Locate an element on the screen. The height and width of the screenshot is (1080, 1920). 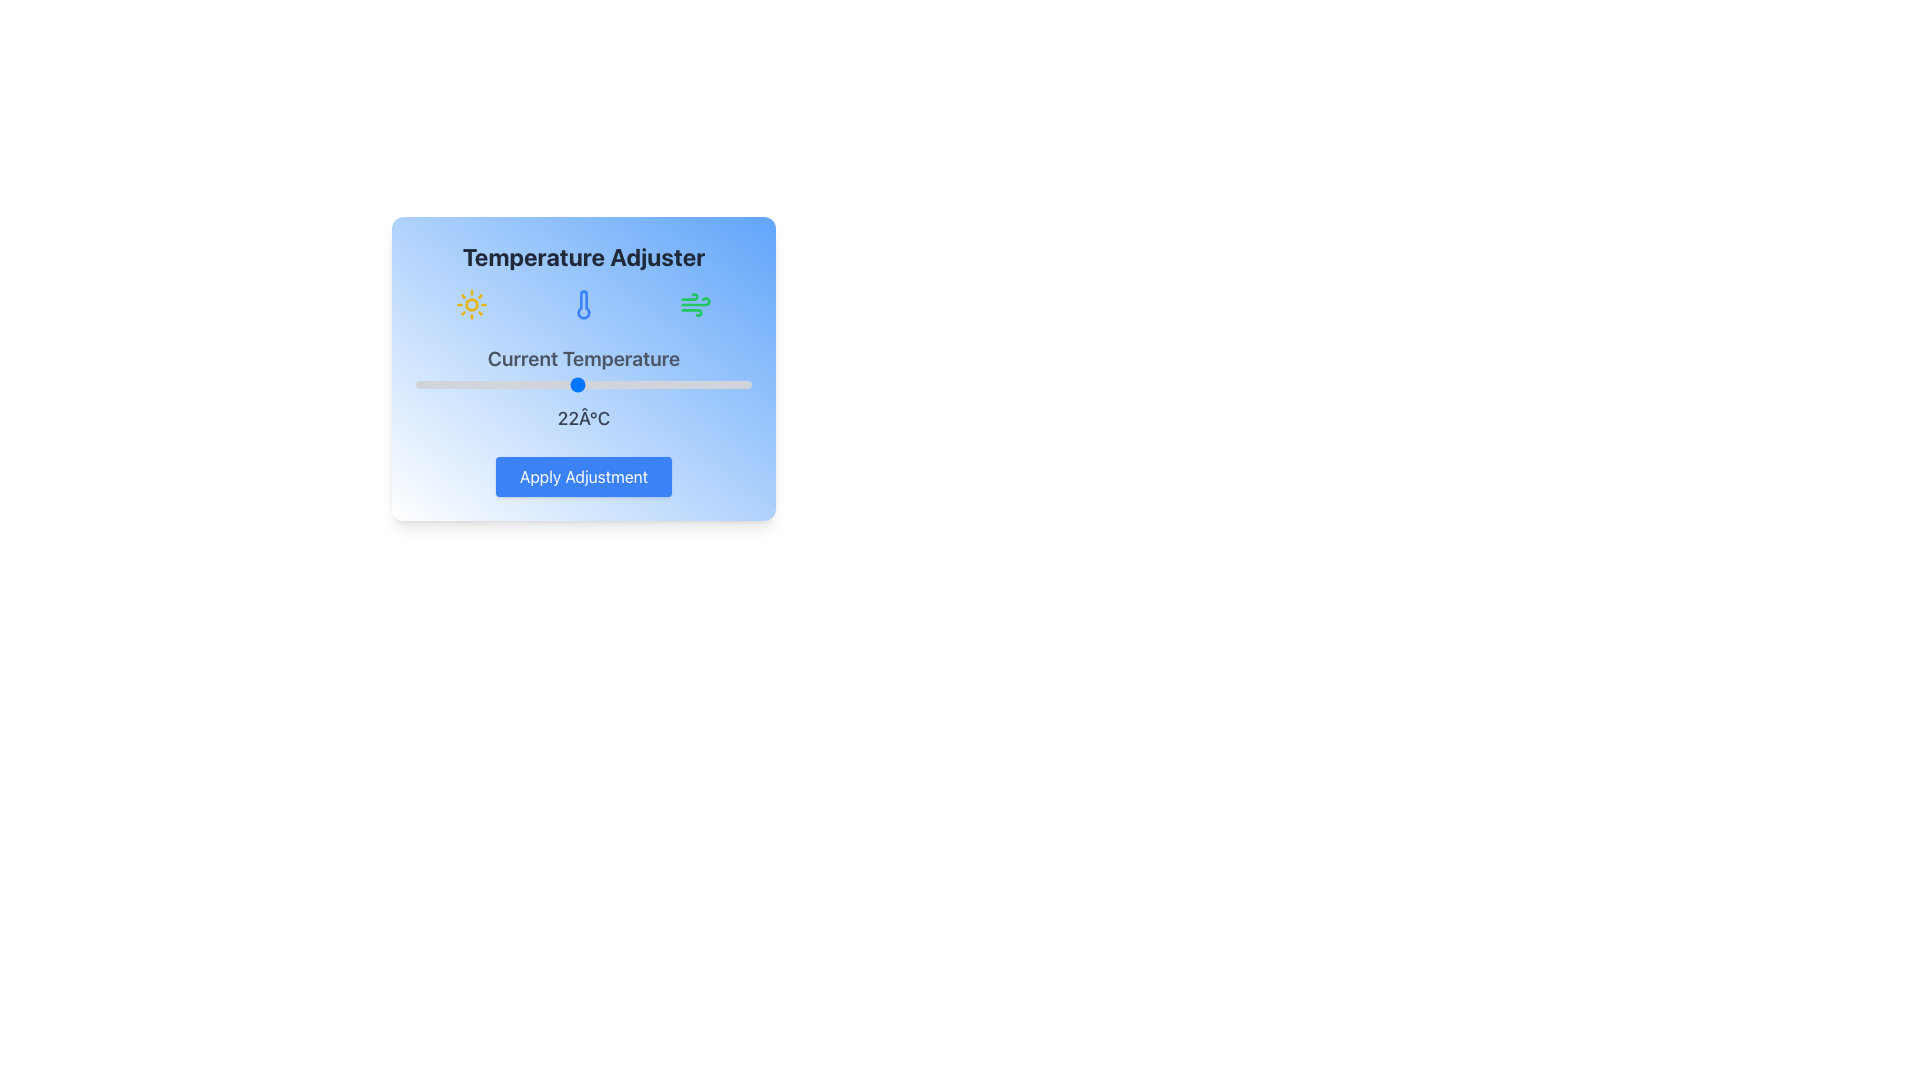
the temperature is located at coordinates (644, 385).